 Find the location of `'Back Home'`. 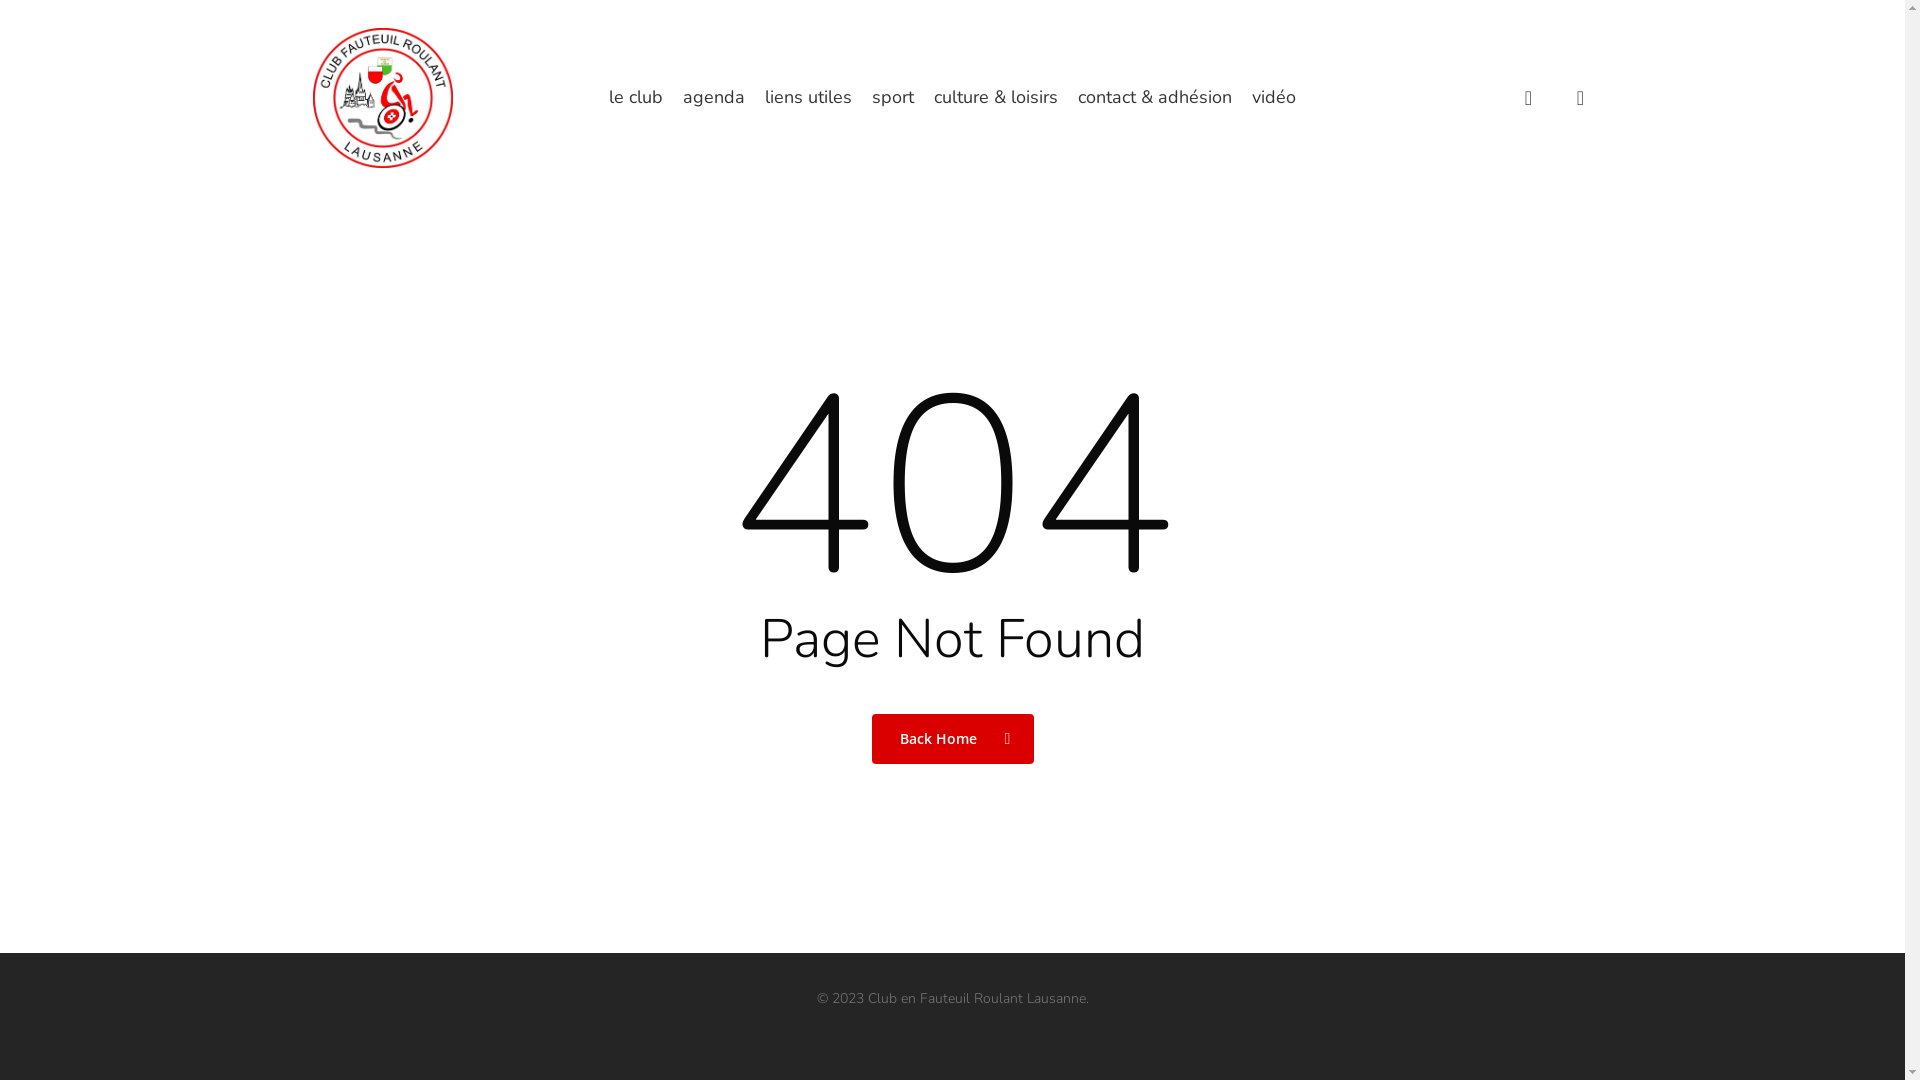

'Back Home' is located at coordinates (872, 739).